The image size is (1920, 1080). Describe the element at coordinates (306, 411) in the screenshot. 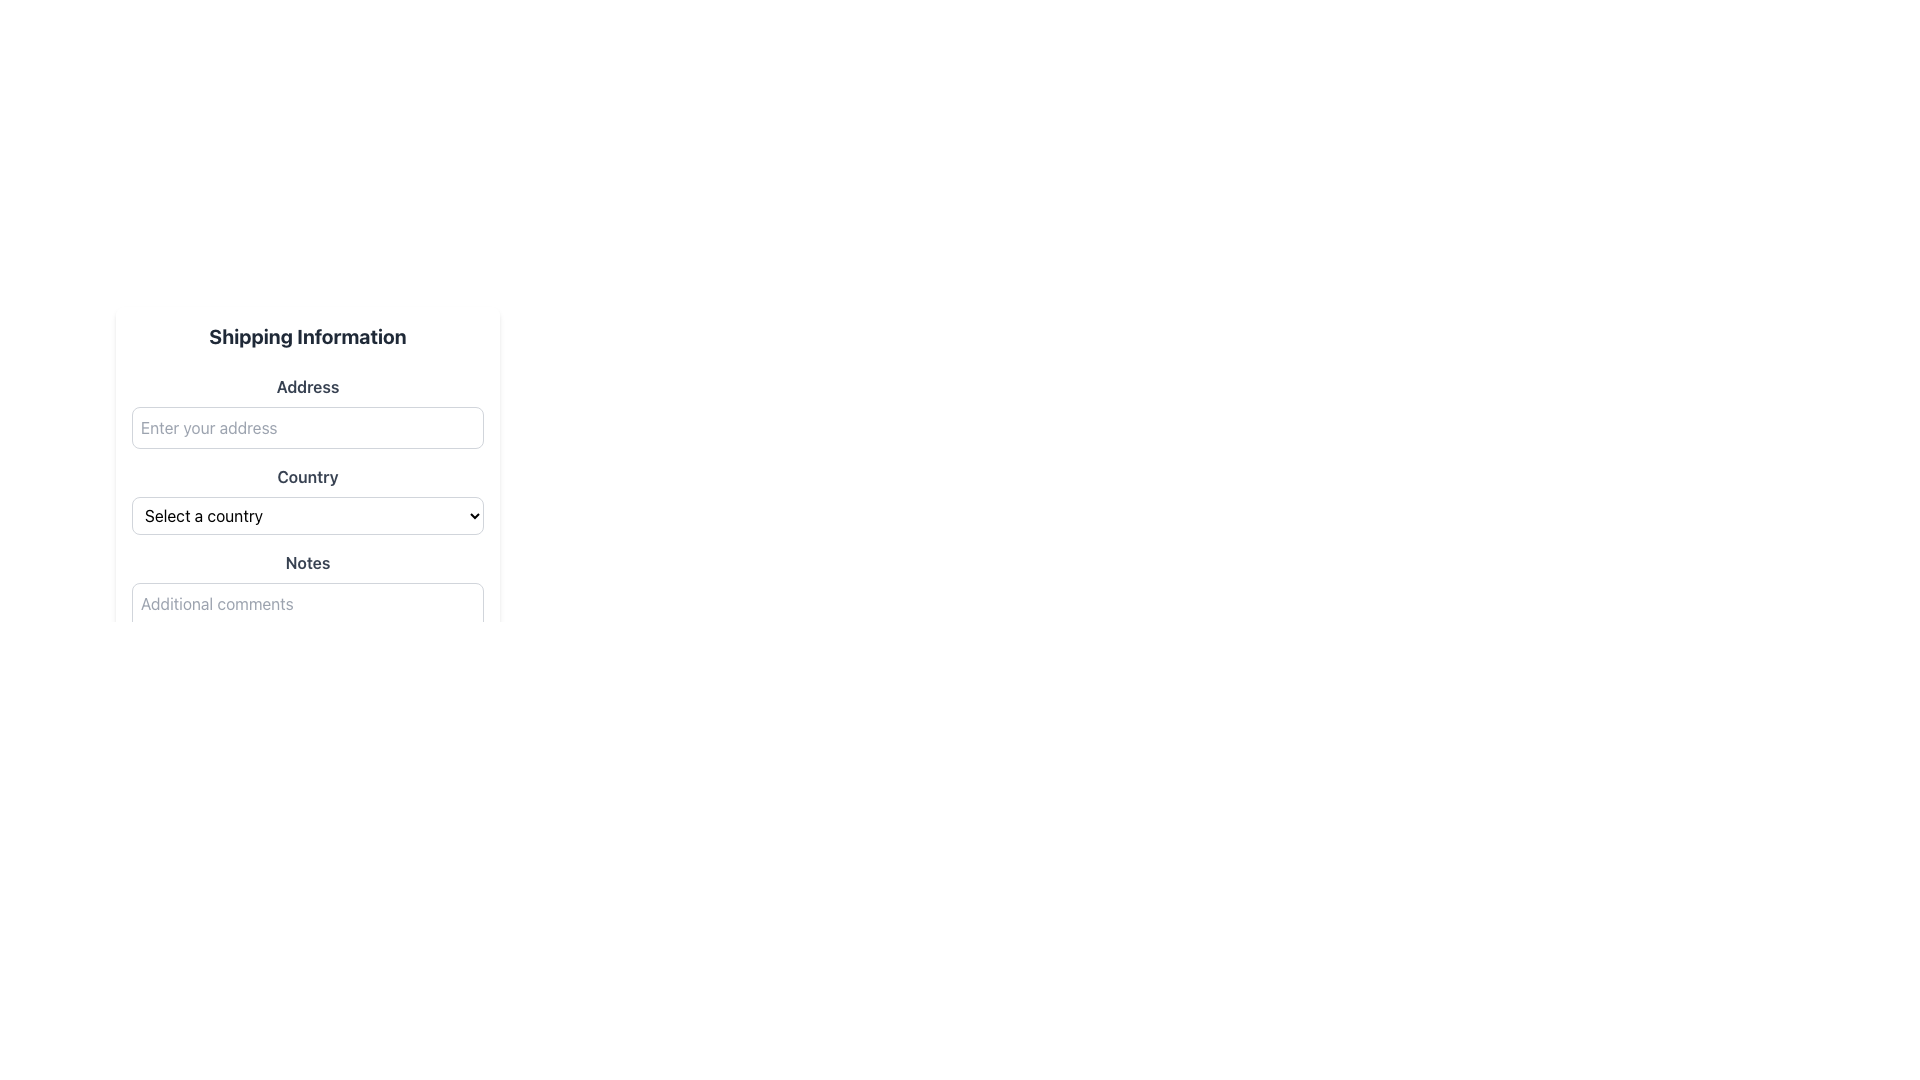

I see `the input field for entering the address to focus on it` at that location.